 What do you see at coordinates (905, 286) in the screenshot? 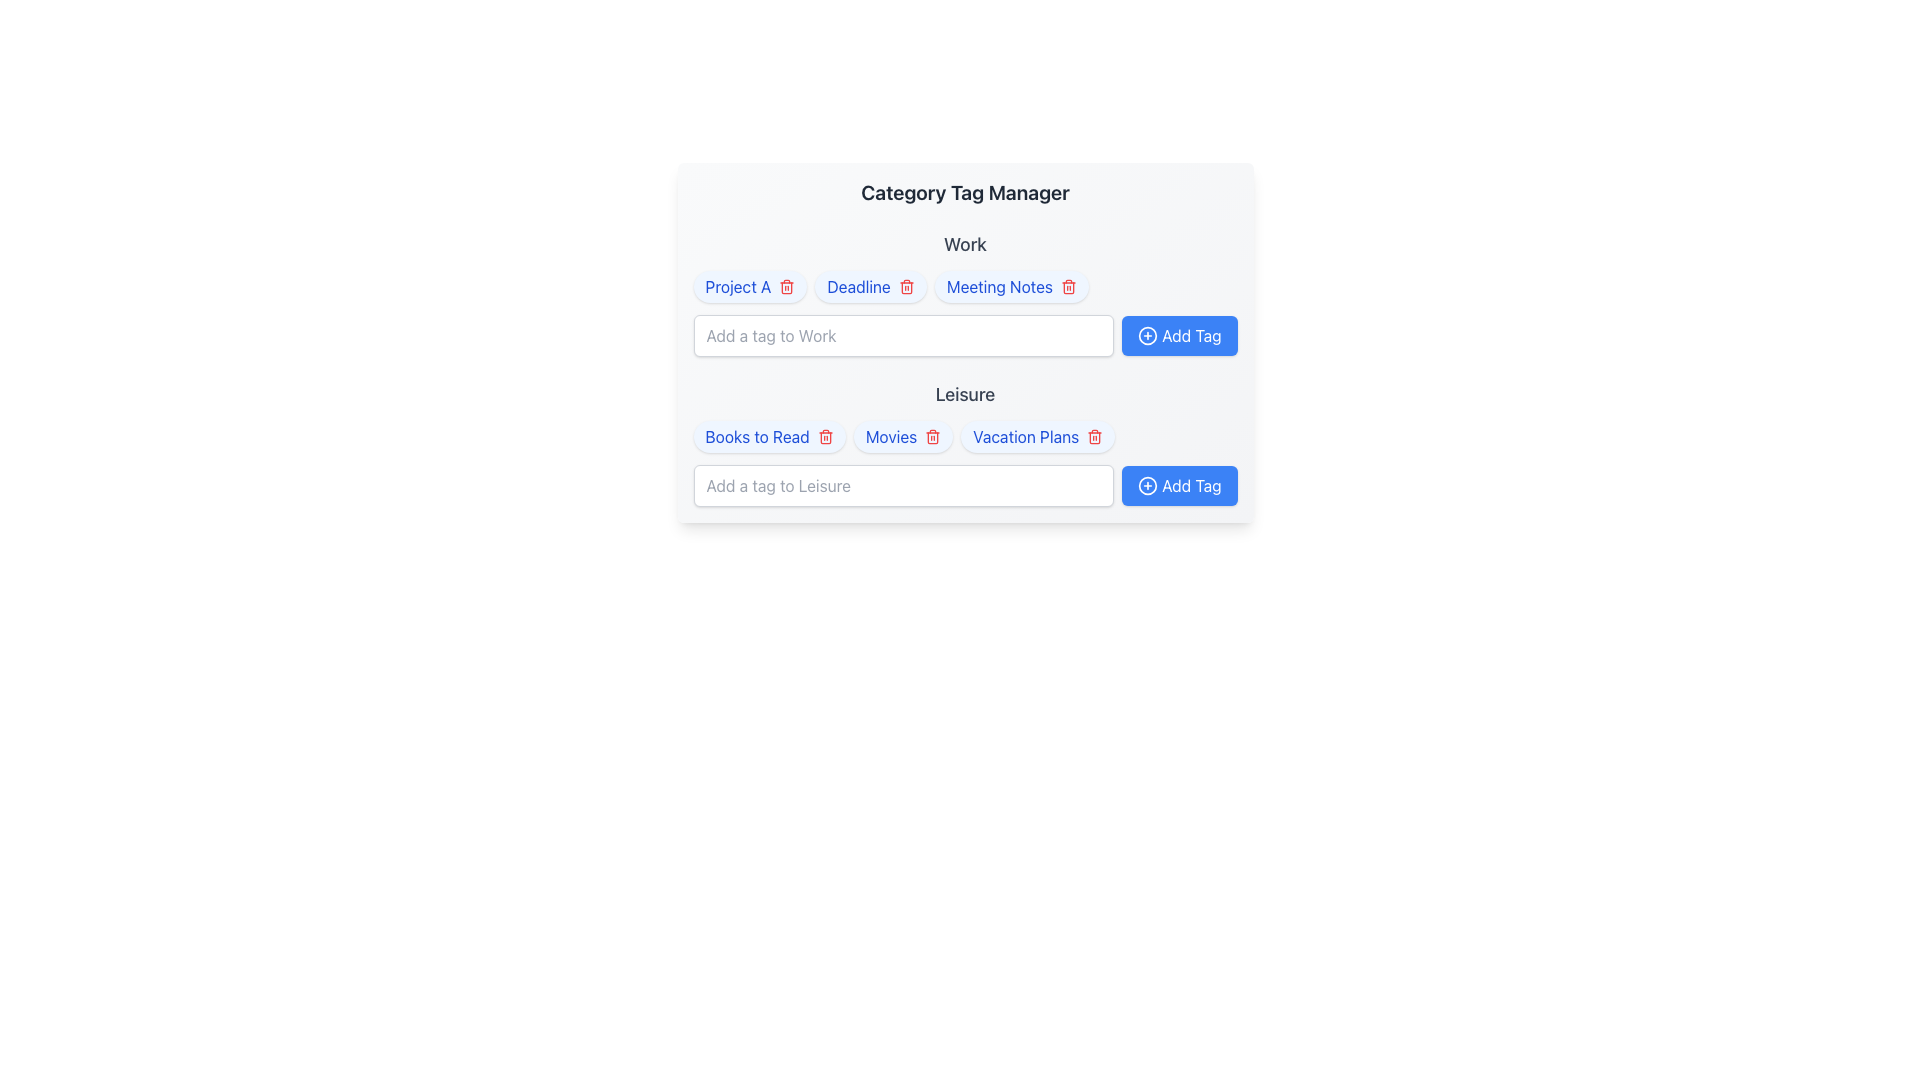
I see `the delete button located to the immediate right of the 'Deadline' tag within the 'Work' category` at bounding box center [905, 286].